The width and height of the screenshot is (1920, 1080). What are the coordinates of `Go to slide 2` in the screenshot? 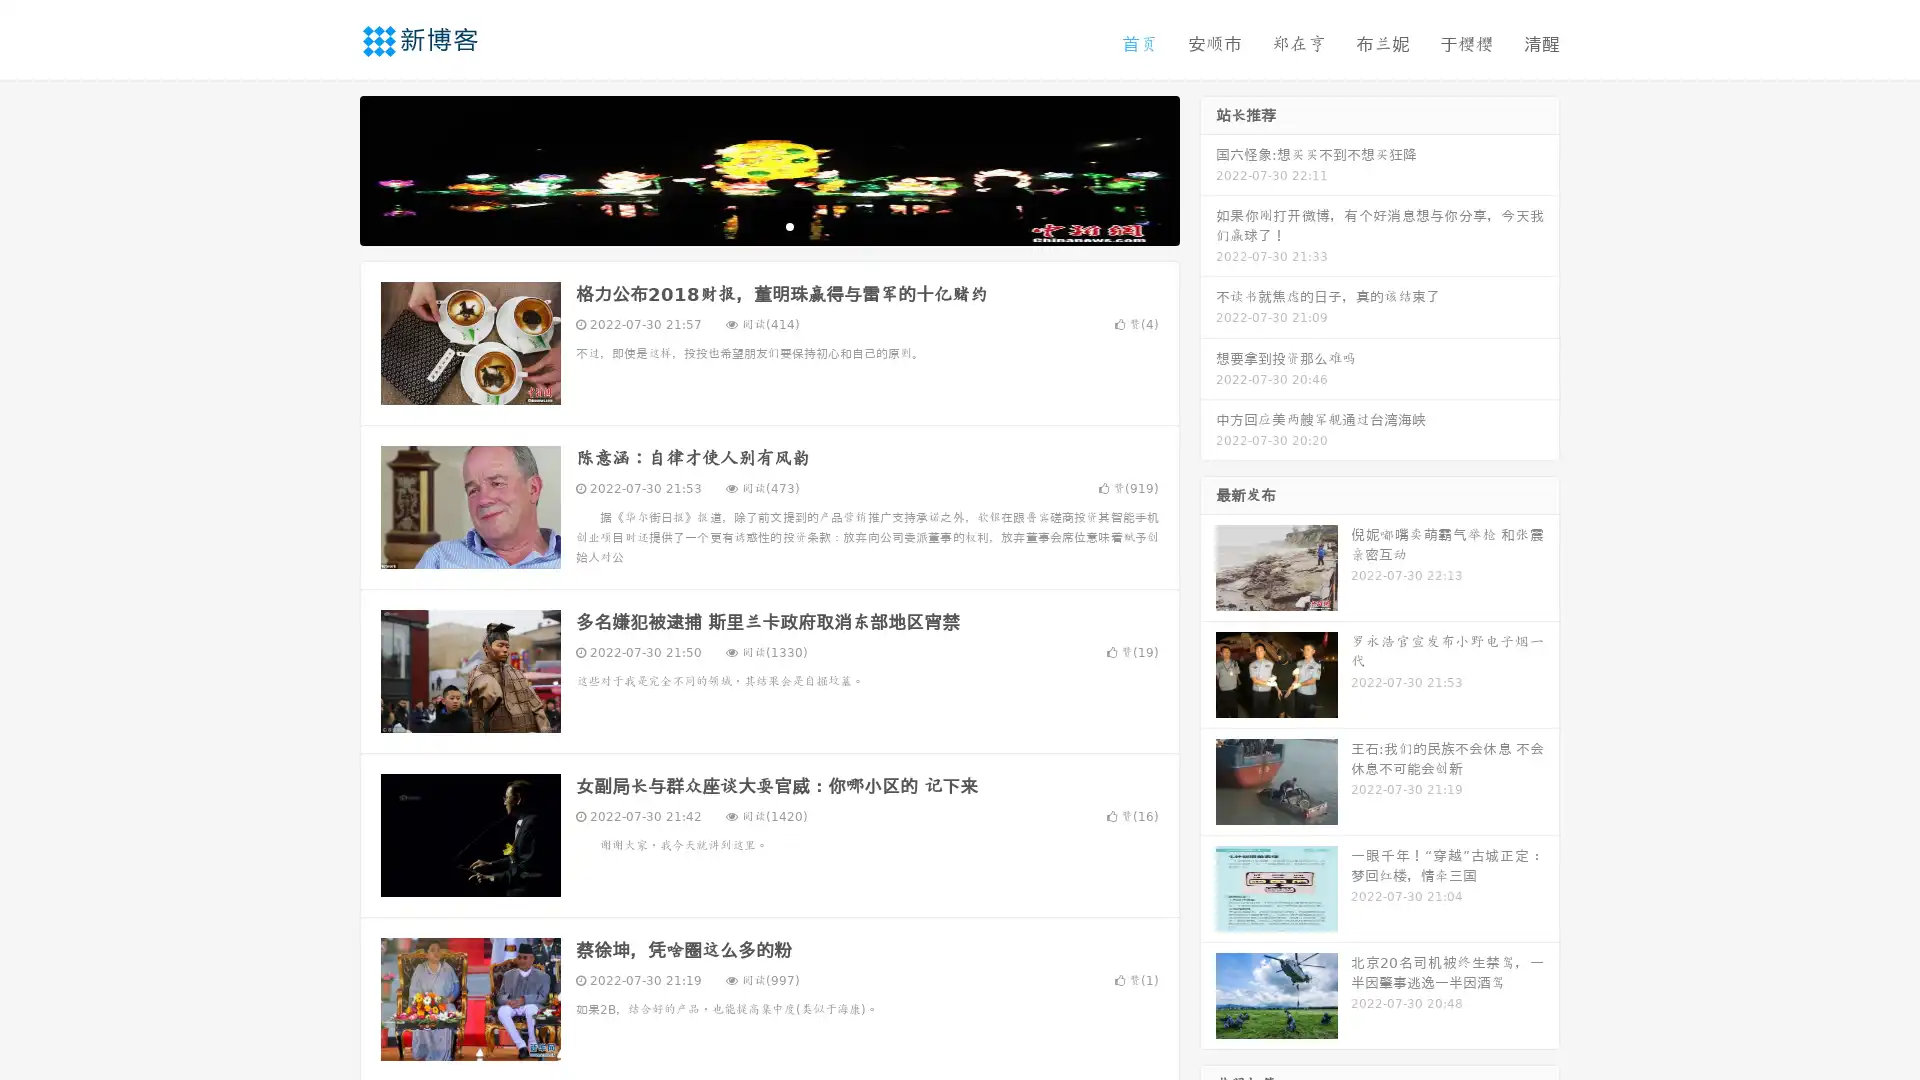 It's located at (768, 225).